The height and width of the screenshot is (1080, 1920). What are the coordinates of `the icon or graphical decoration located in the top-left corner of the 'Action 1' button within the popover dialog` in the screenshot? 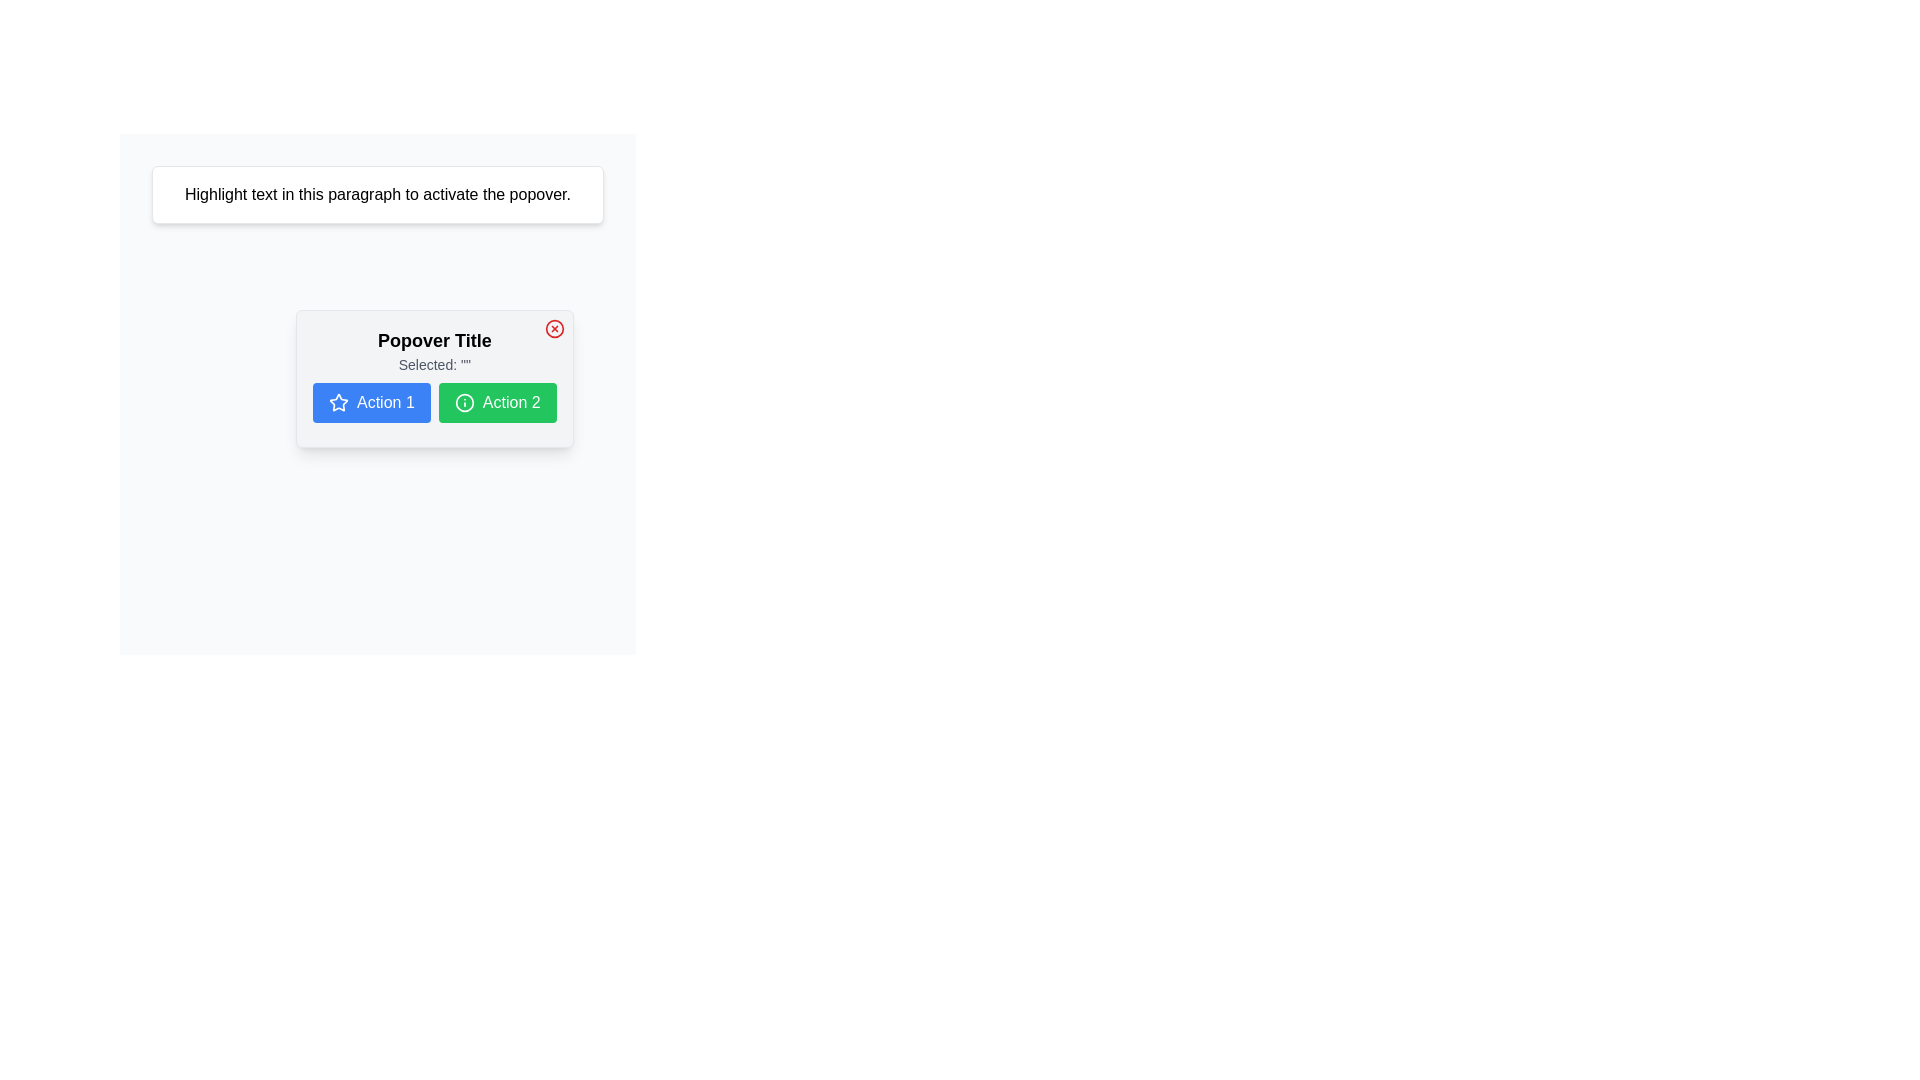 It's located at (339, 402).